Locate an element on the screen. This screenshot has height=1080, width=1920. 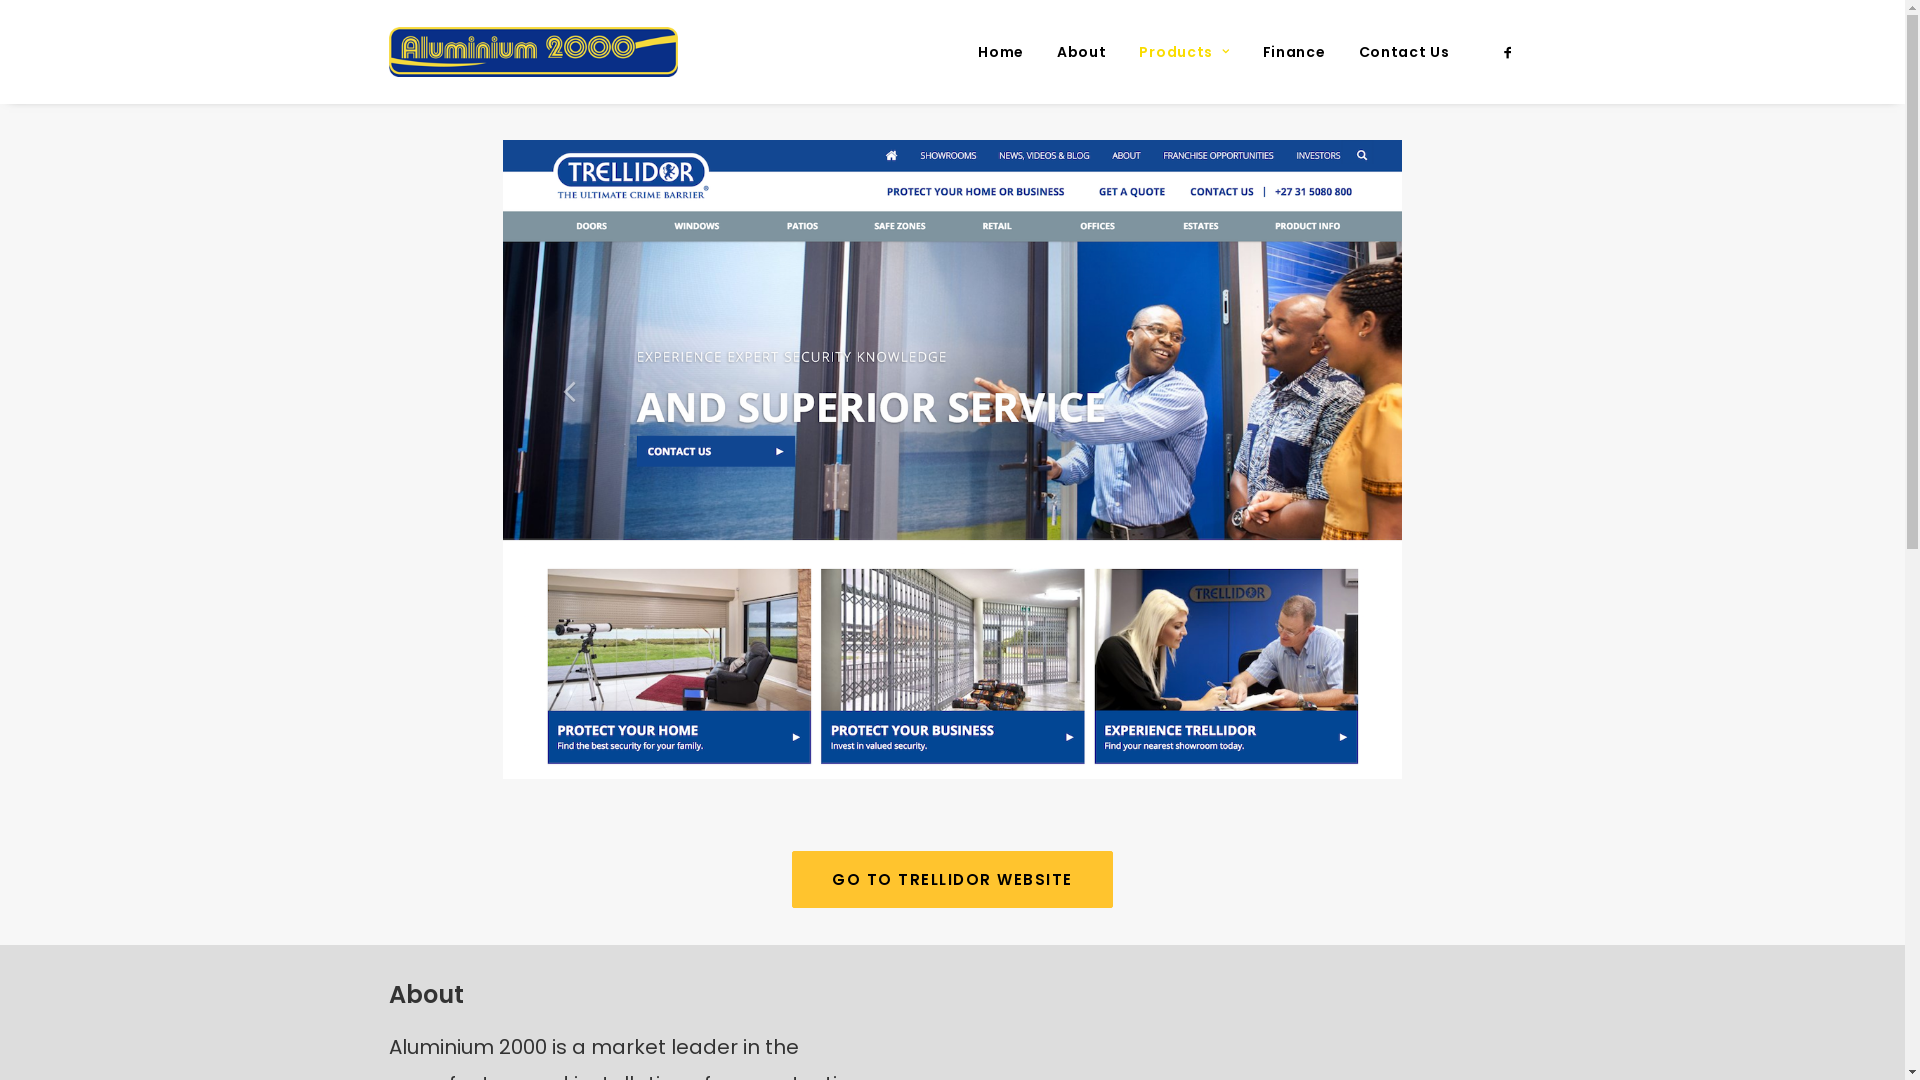
'Finance' is located at coordinates (1247, 50).